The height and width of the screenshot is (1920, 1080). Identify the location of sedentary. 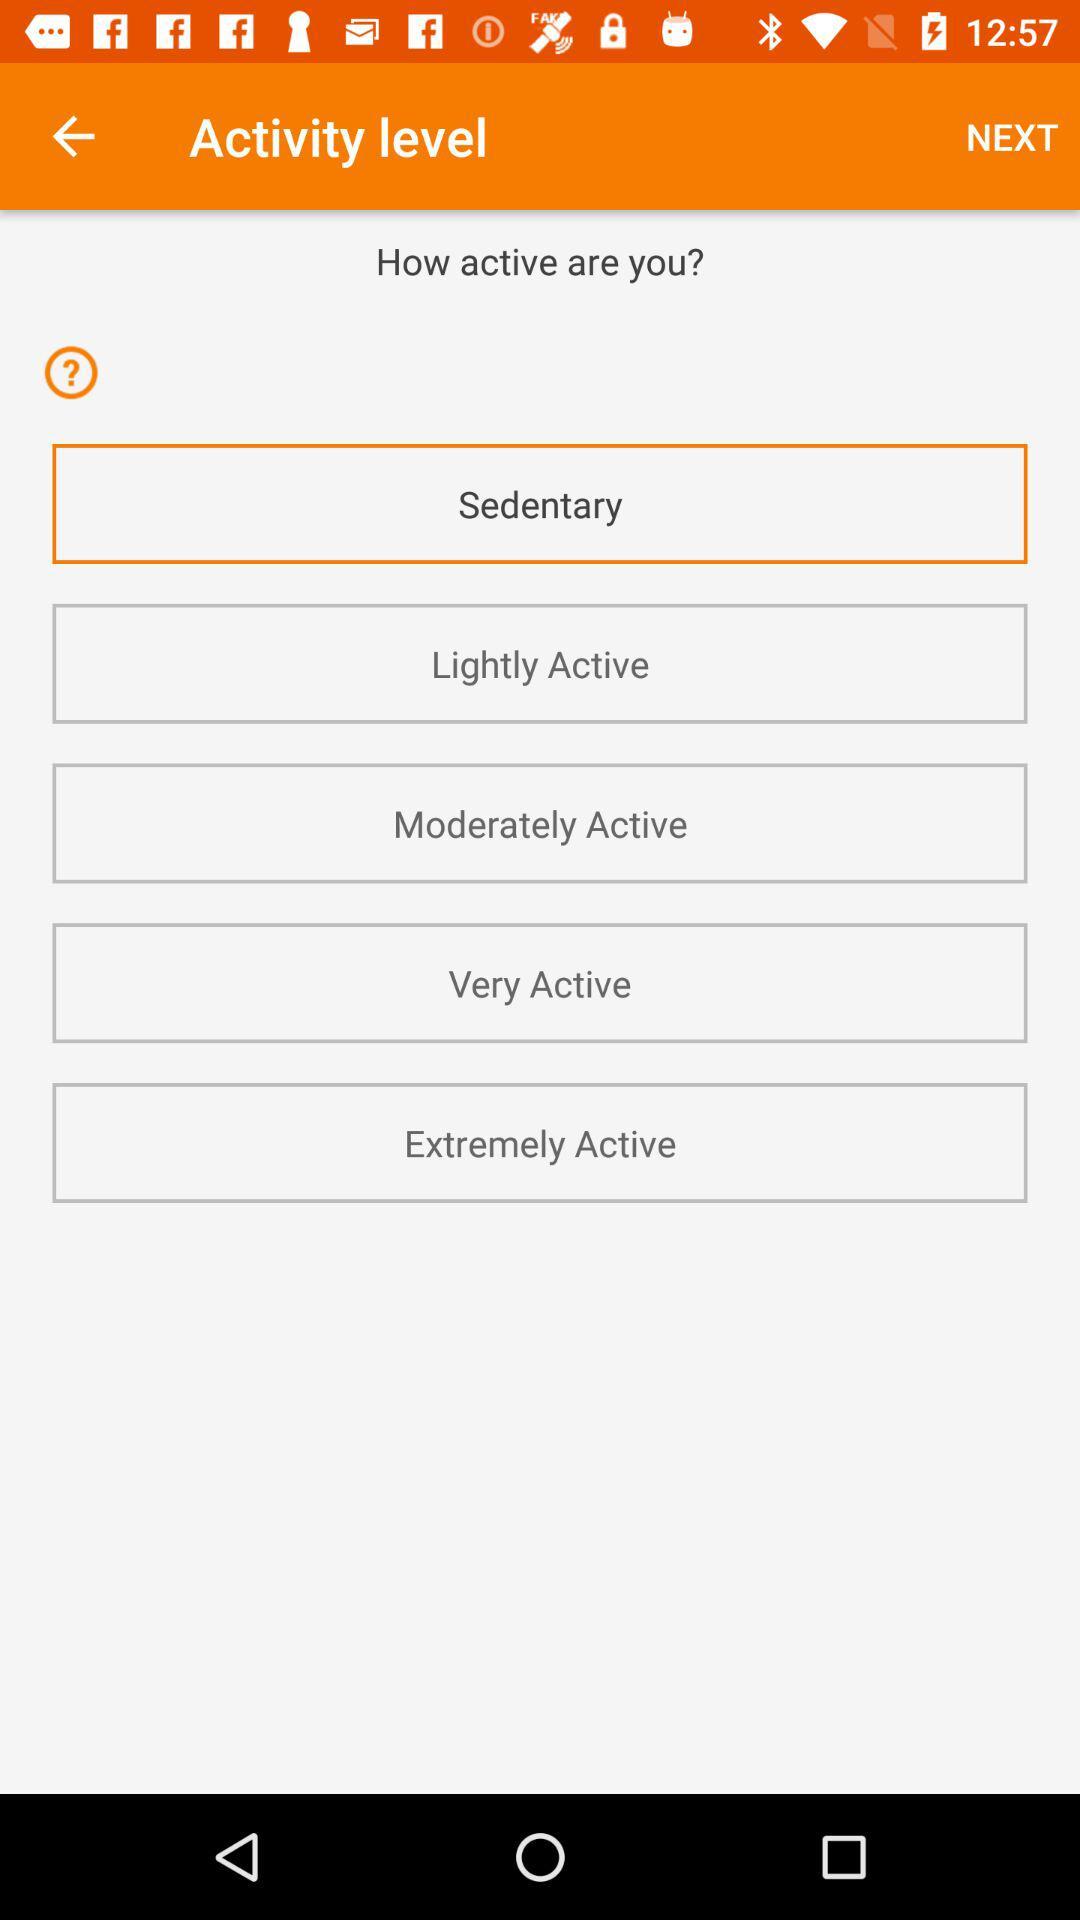
(540, 504).